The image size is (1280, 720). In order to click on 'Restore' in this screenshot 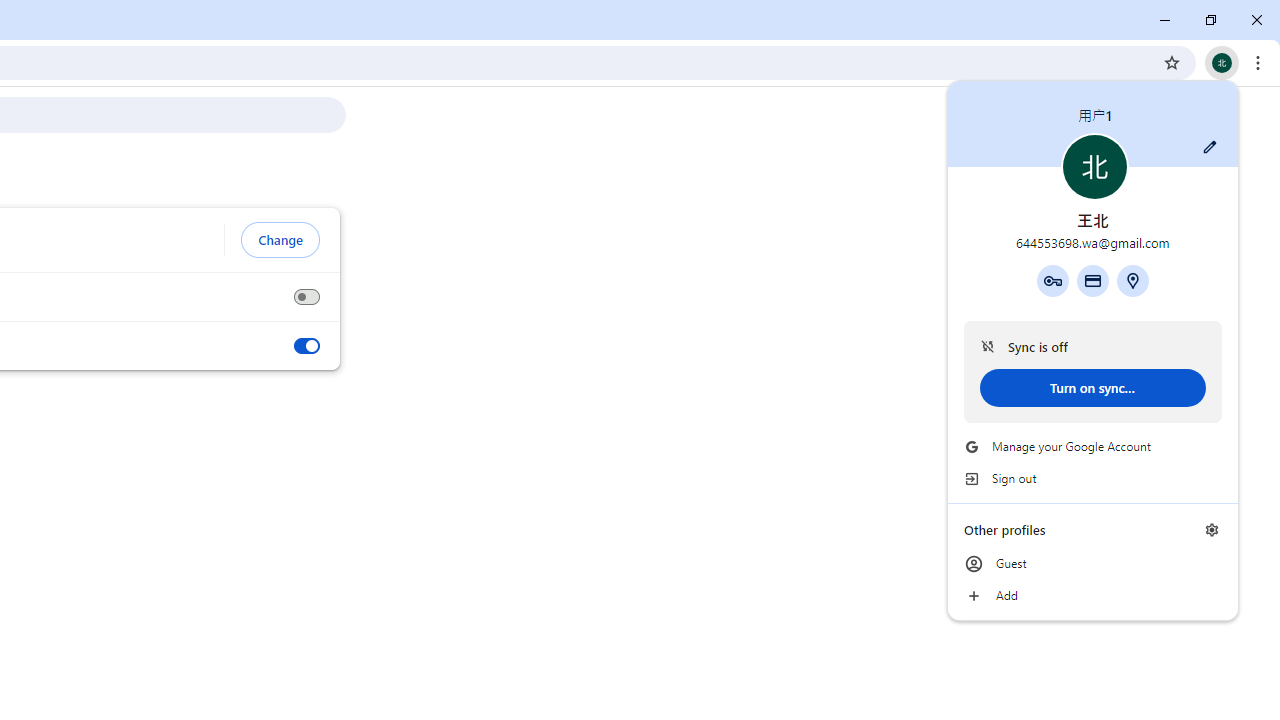, I will do `click(1209, 20)`.